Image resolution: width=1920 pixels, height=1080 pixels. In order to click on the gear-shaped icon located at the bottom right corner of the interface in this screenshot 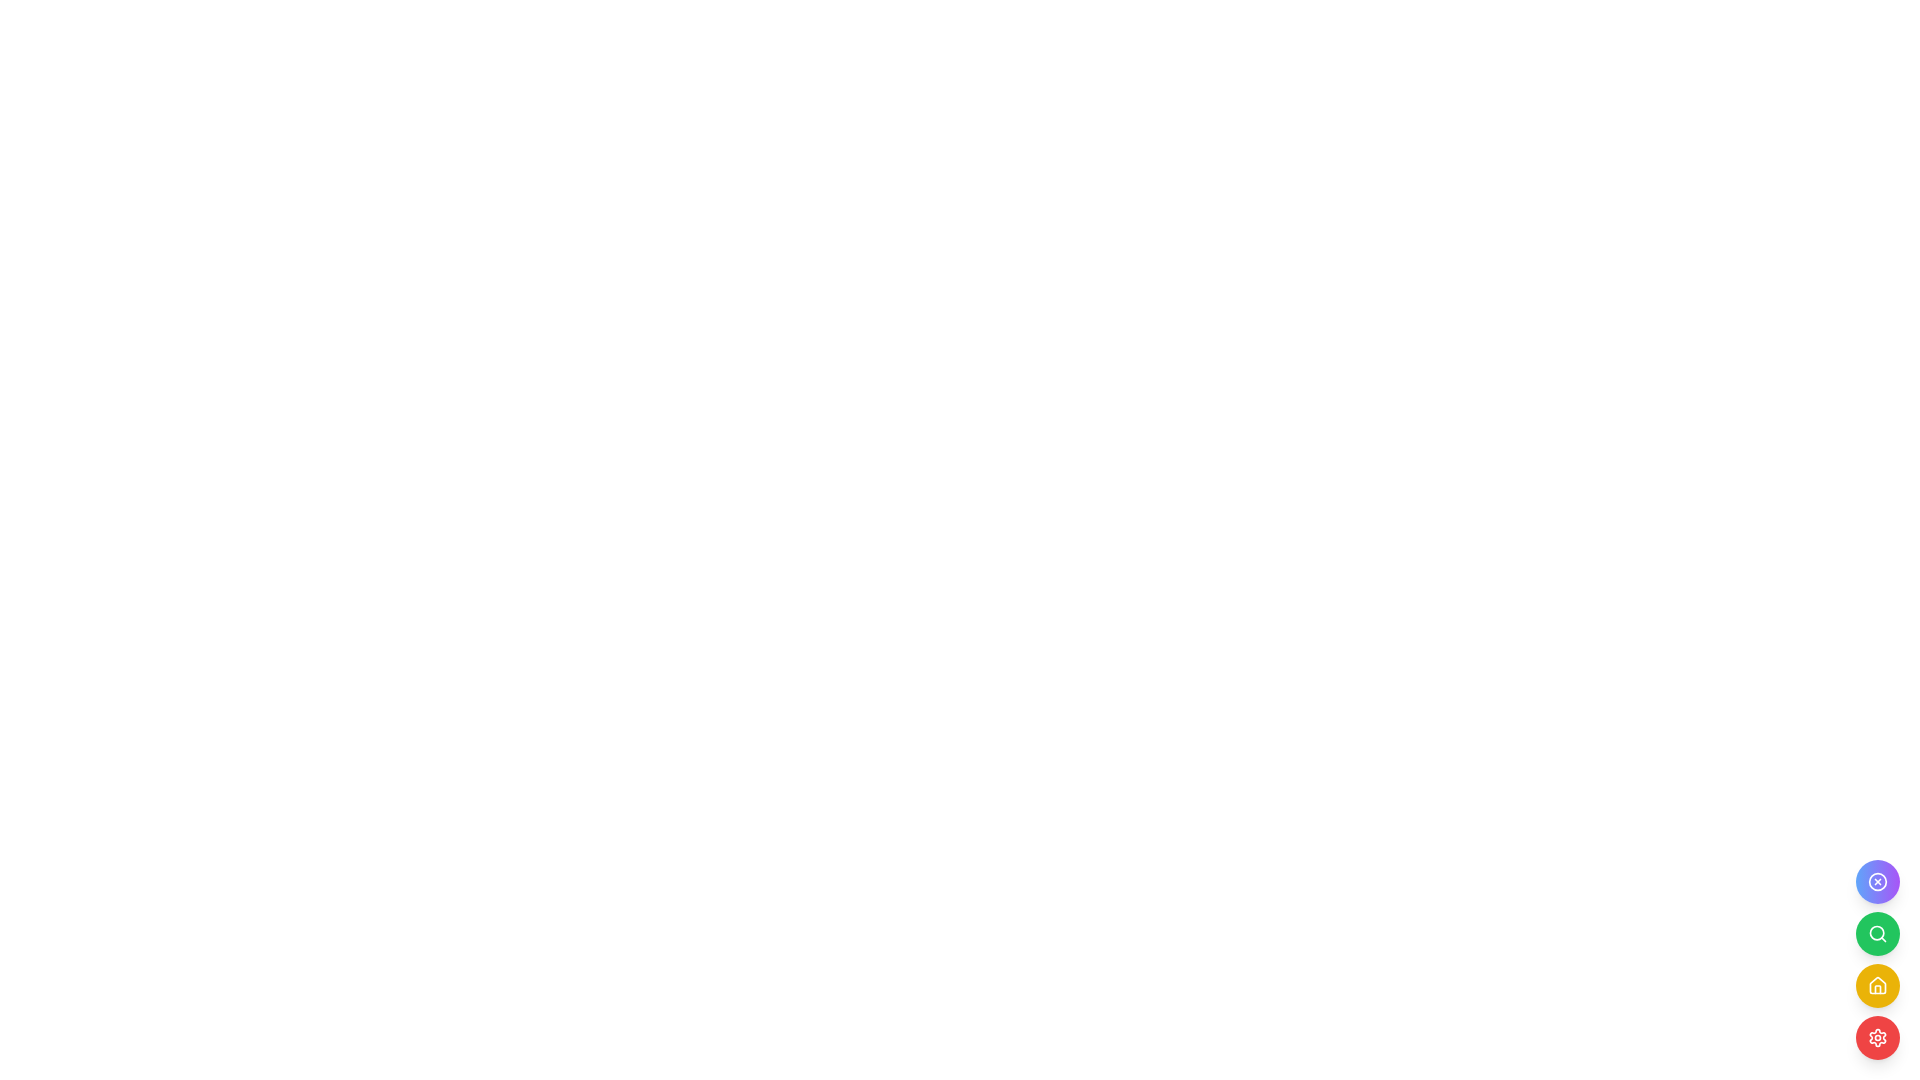, I will do `click(1876, 1036)`.